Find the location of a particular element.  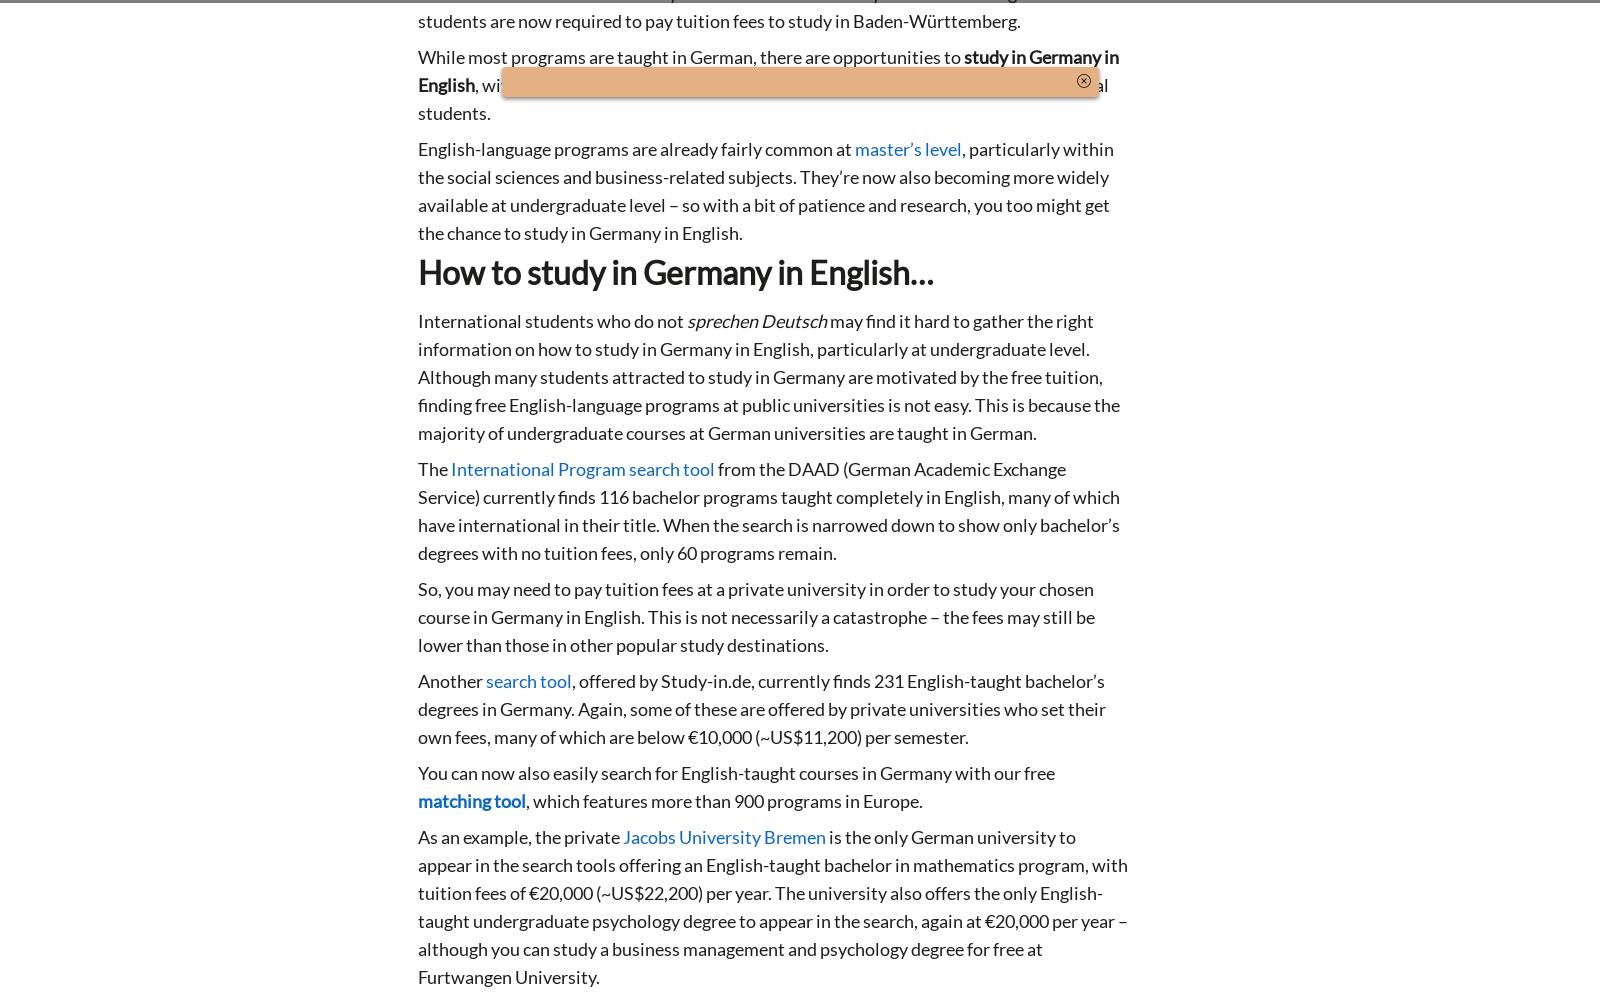

'English-language programs are already fairly common at' is located at coordinates (636, 147).